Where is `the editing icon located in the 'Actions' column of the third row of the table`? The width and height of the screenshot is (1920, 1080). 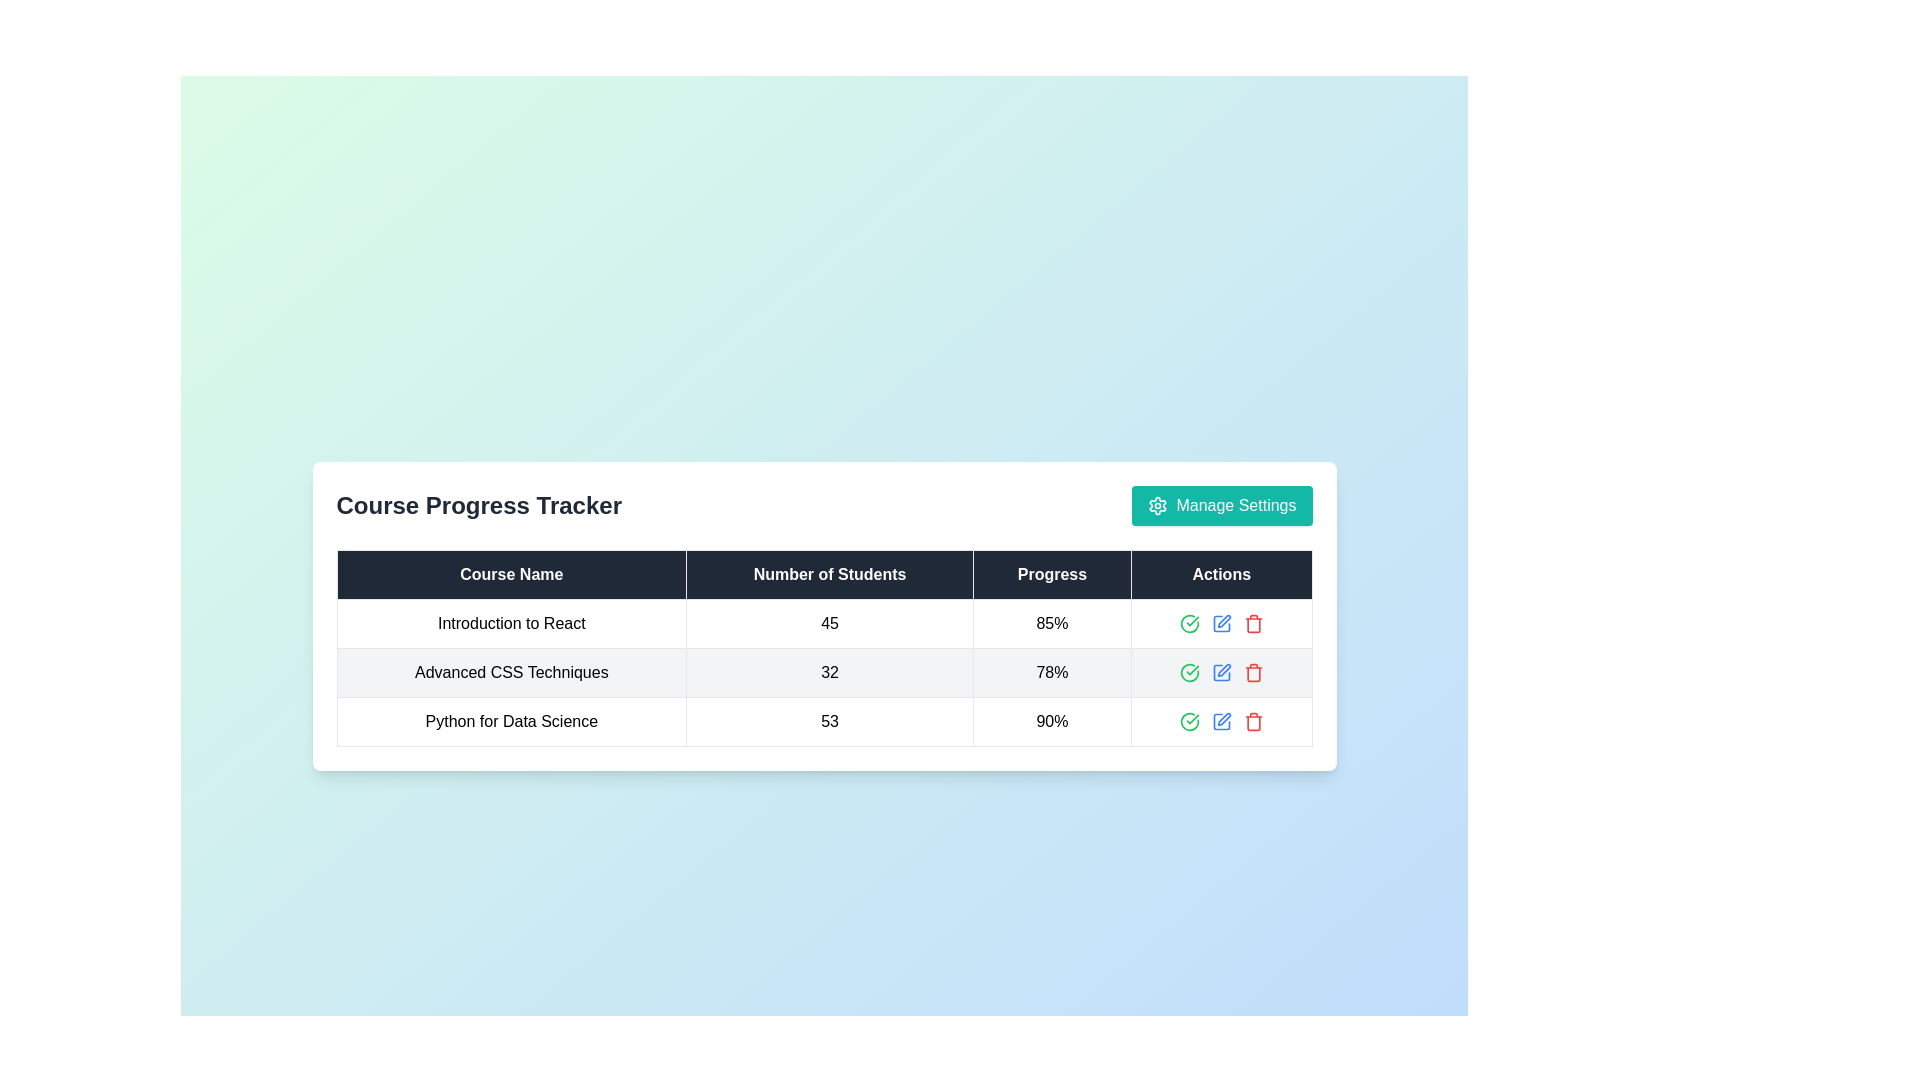 the editing icon located in the 'Actions' column of the third row of the table is located at coordinates (1223, 717).